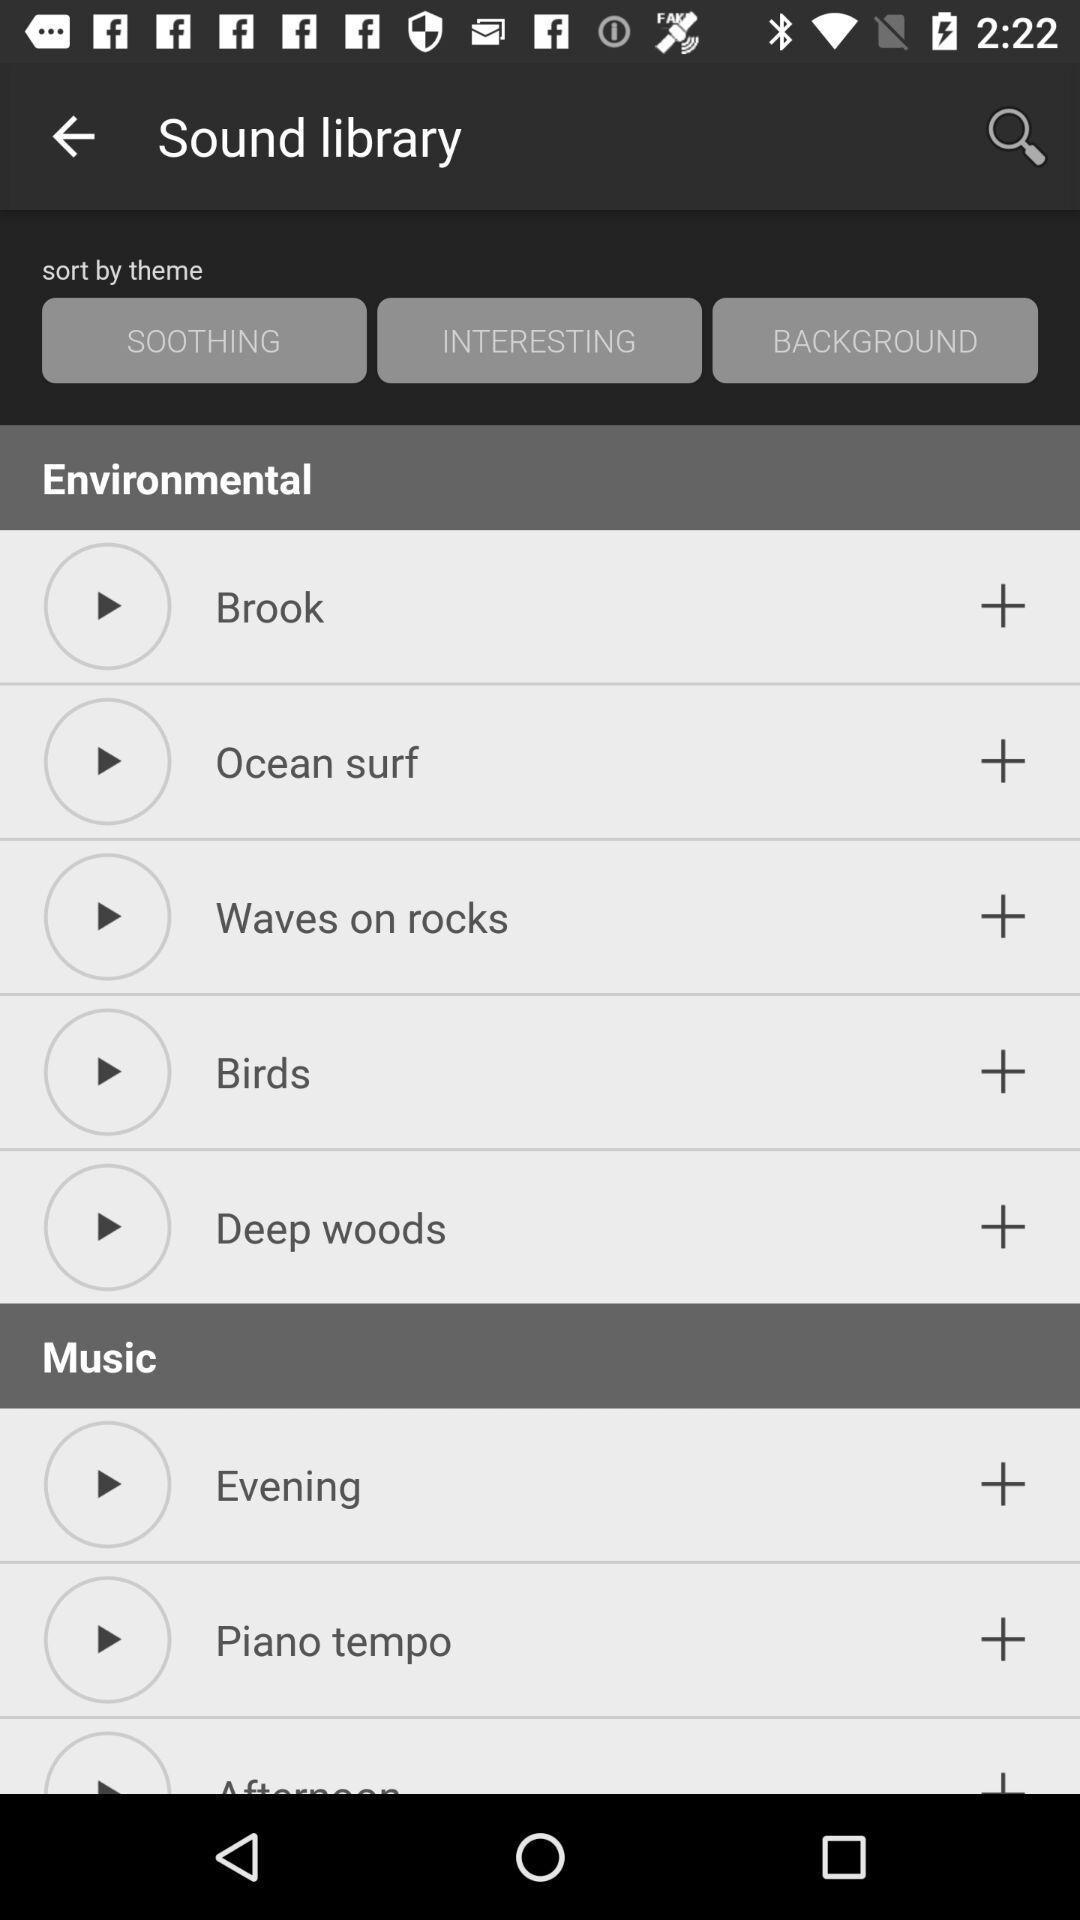 The image size is (1080, 1920). I want to click on add symbol, so click(1003, 1639).